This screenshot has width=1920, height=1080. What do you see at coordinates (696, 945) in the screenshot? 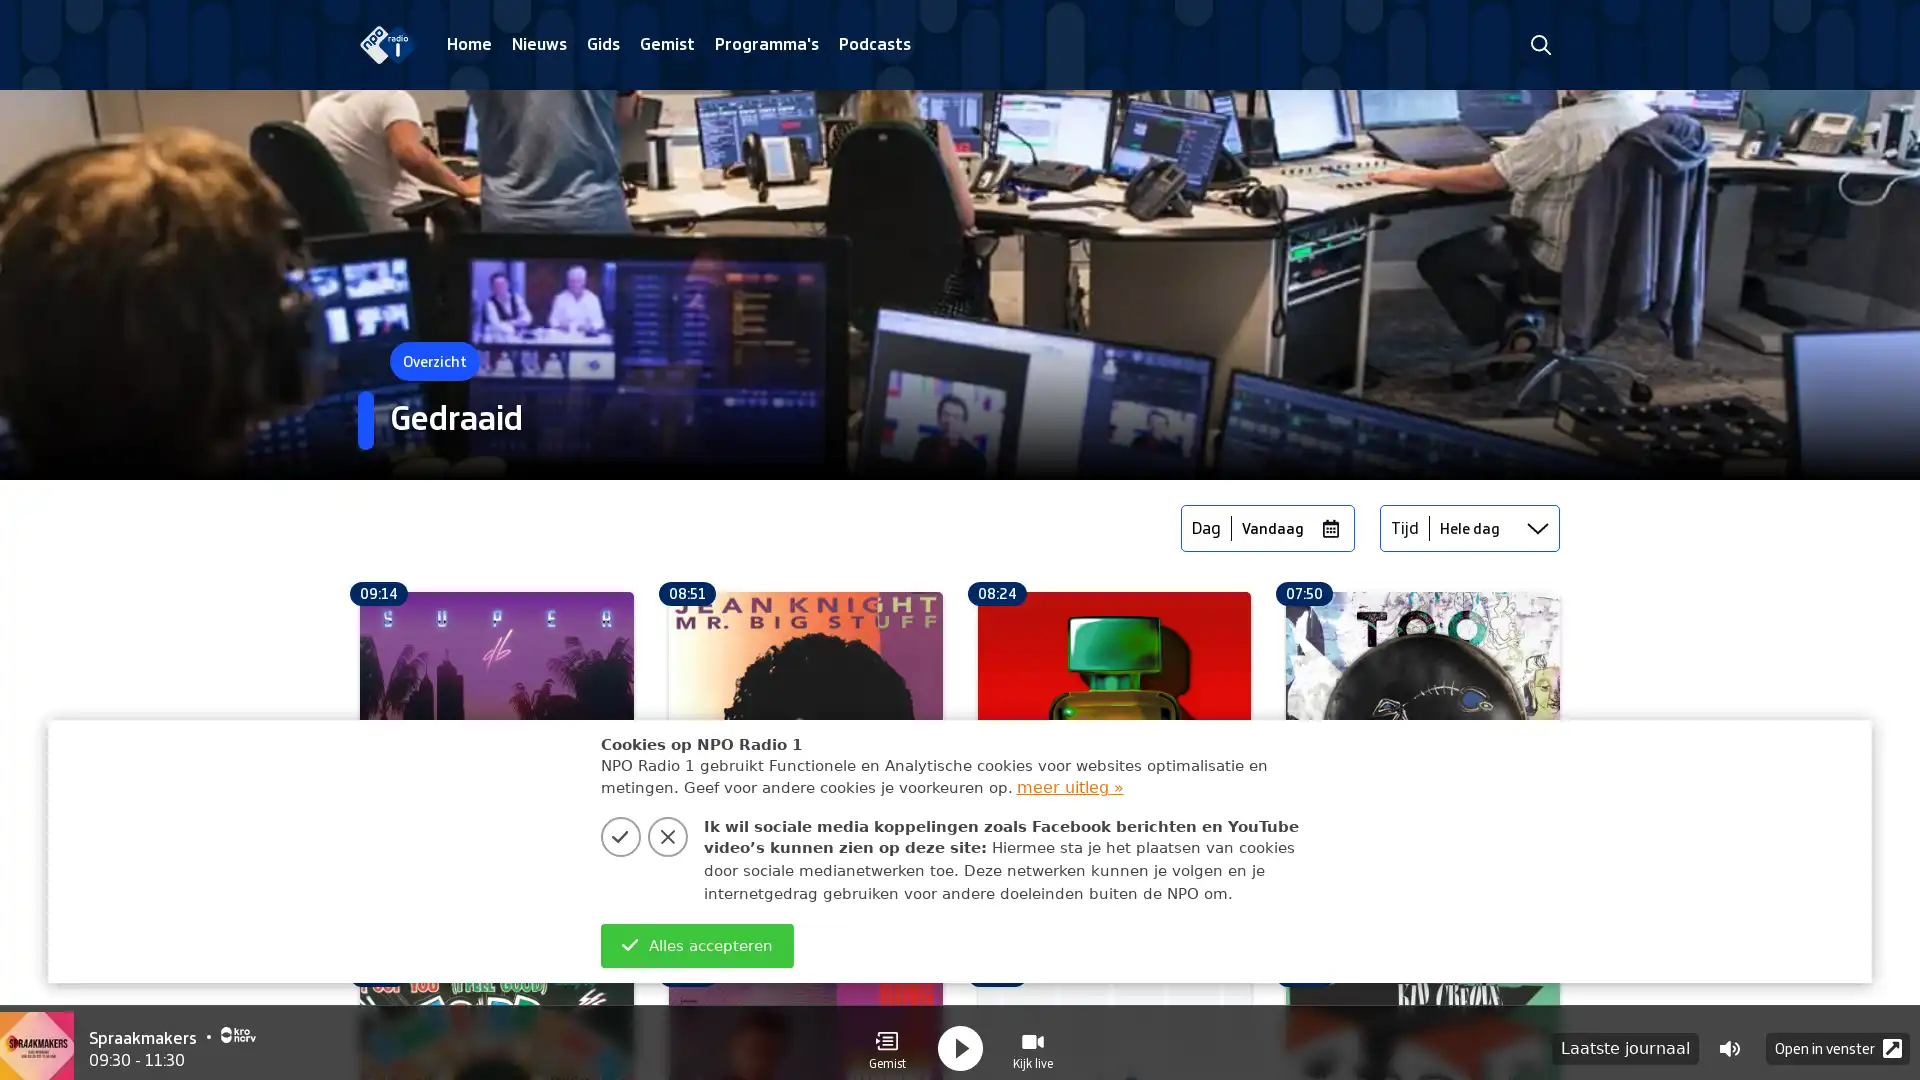
I see `Alles accepteren` at bounding box center [696, 945].